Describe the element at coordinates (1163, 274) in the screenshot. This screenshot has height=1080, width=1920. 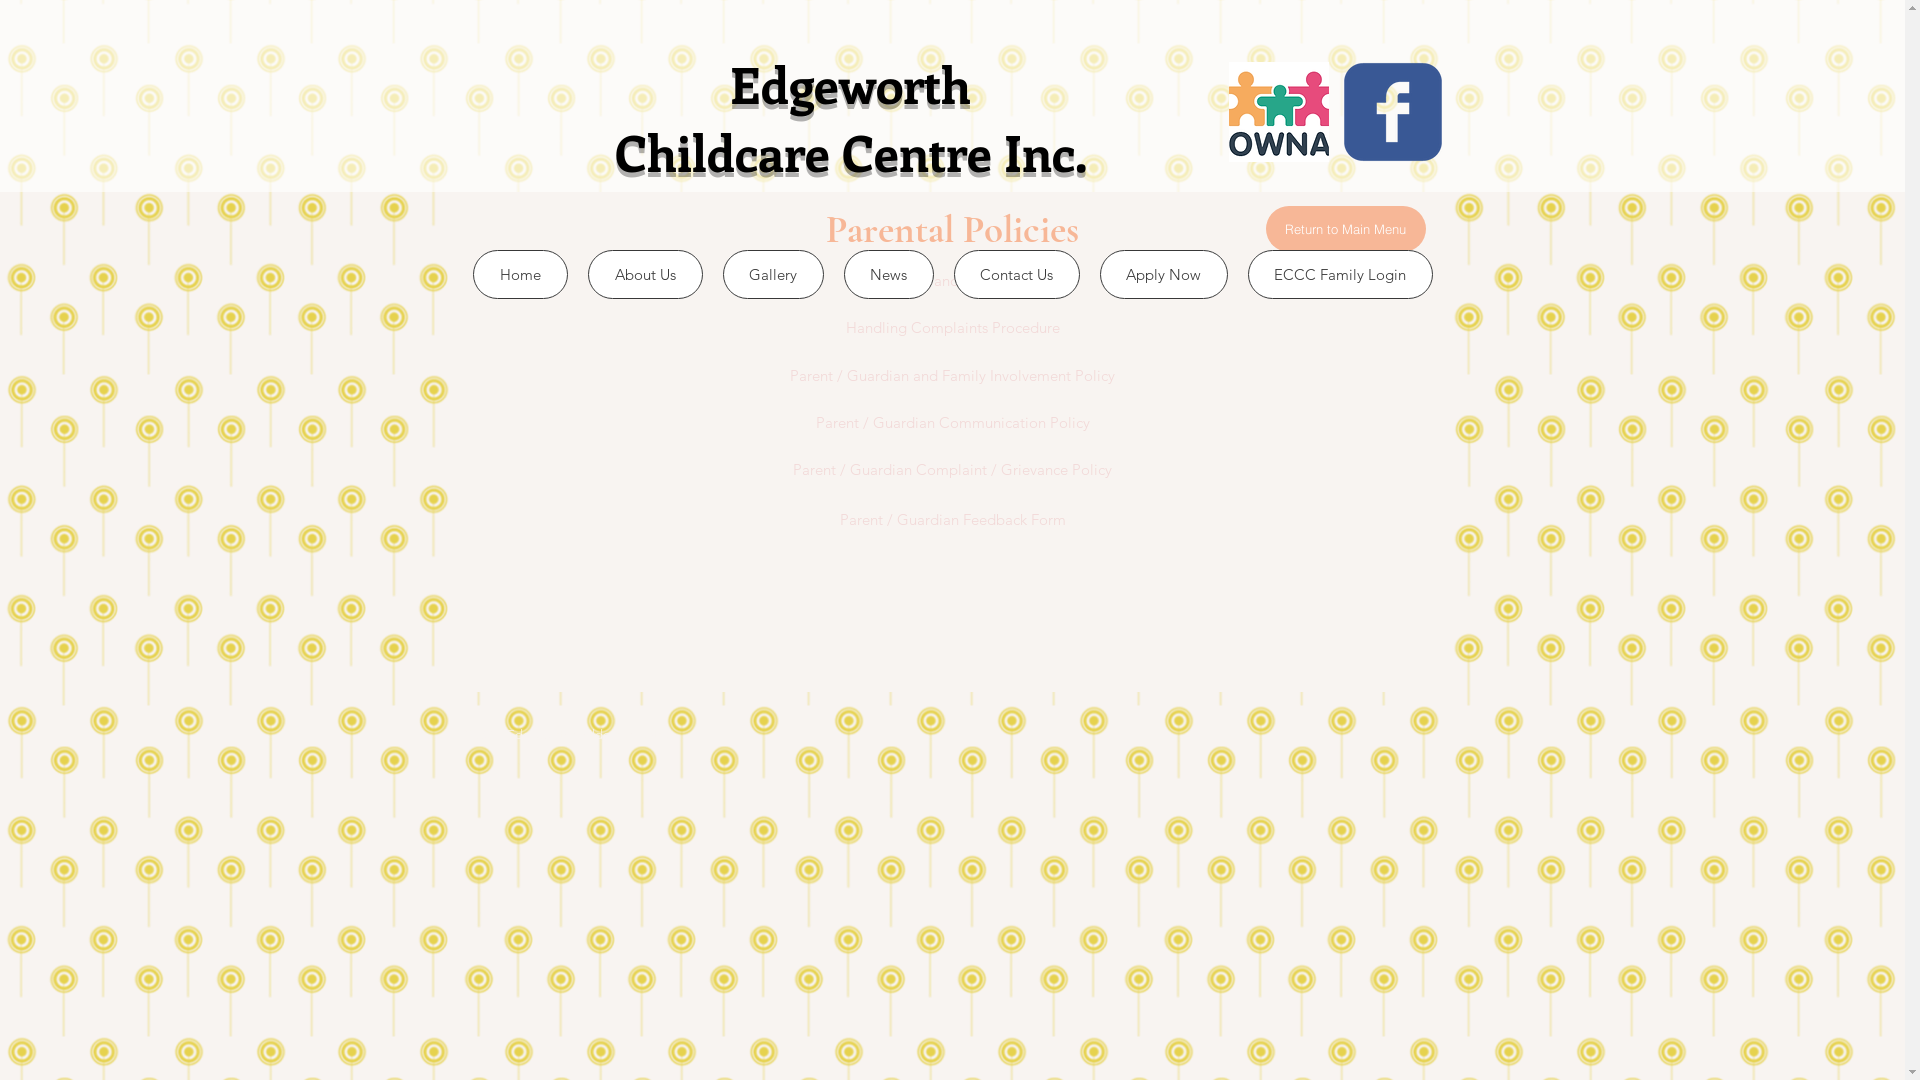
I see `'Apply Now'` at that location.